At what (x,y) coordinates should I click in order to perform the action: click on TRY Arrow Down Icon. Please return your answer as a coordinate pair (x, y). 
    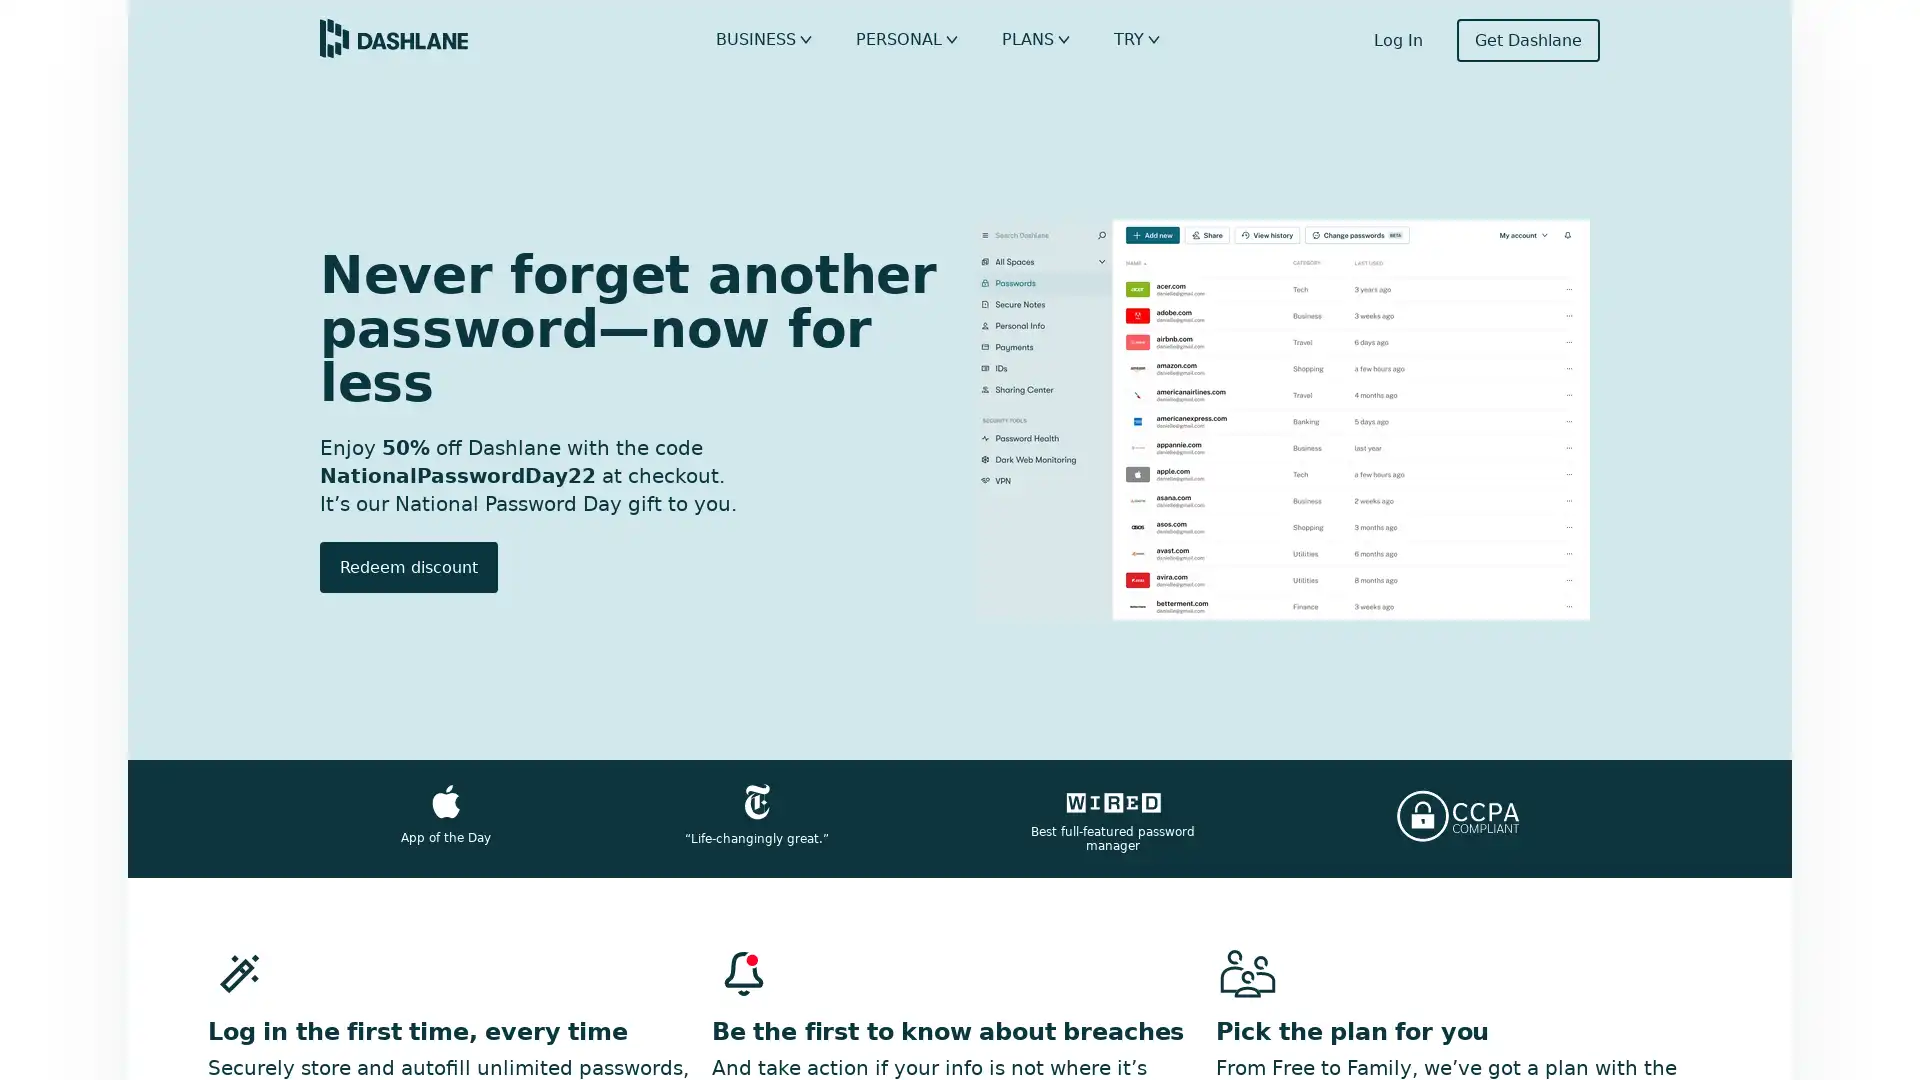
    Looking at the image, I should click on (1134, 39).